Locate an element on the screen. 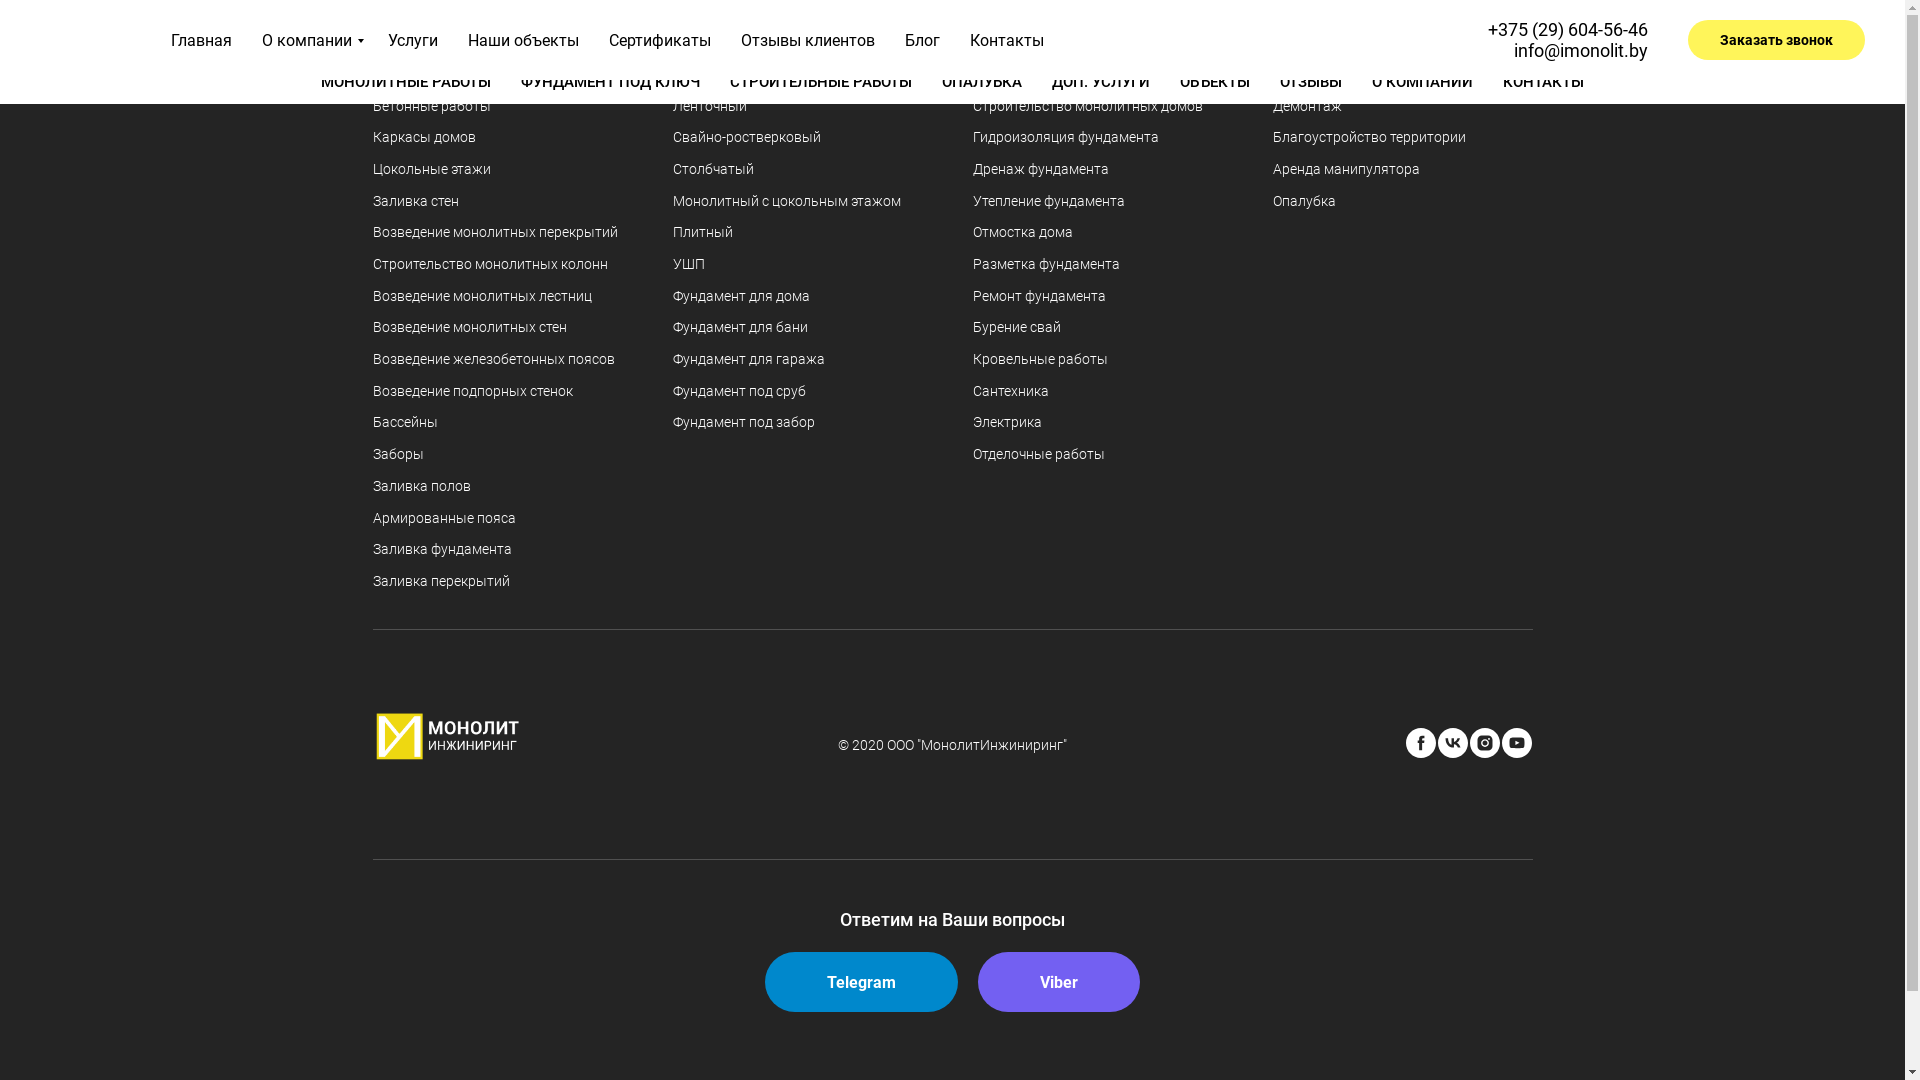 This screenshot has height=1080, width=1920. 'Viber' is located at coordinates (1058, 981).